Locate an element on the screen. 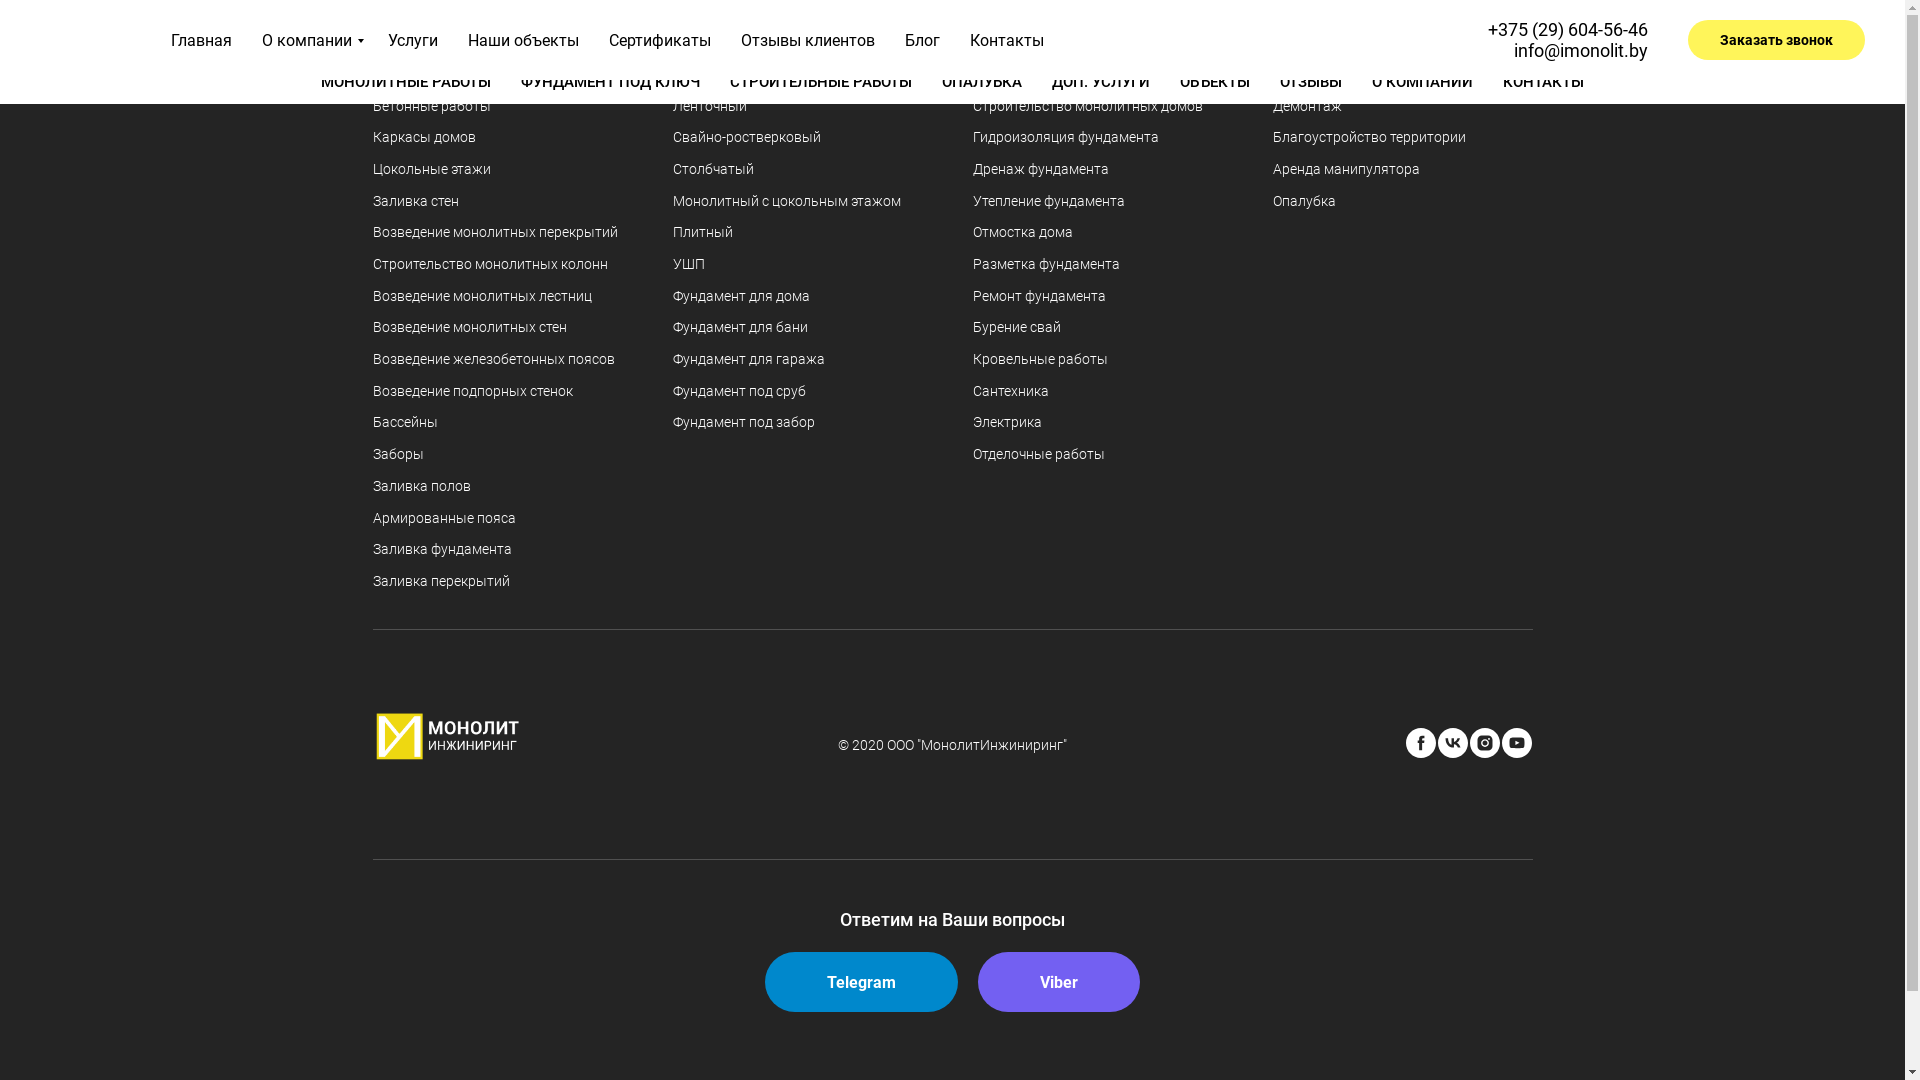 This screenshot has height=1080, width=1920. 'Viber' is located at coordinates (1058, 981).